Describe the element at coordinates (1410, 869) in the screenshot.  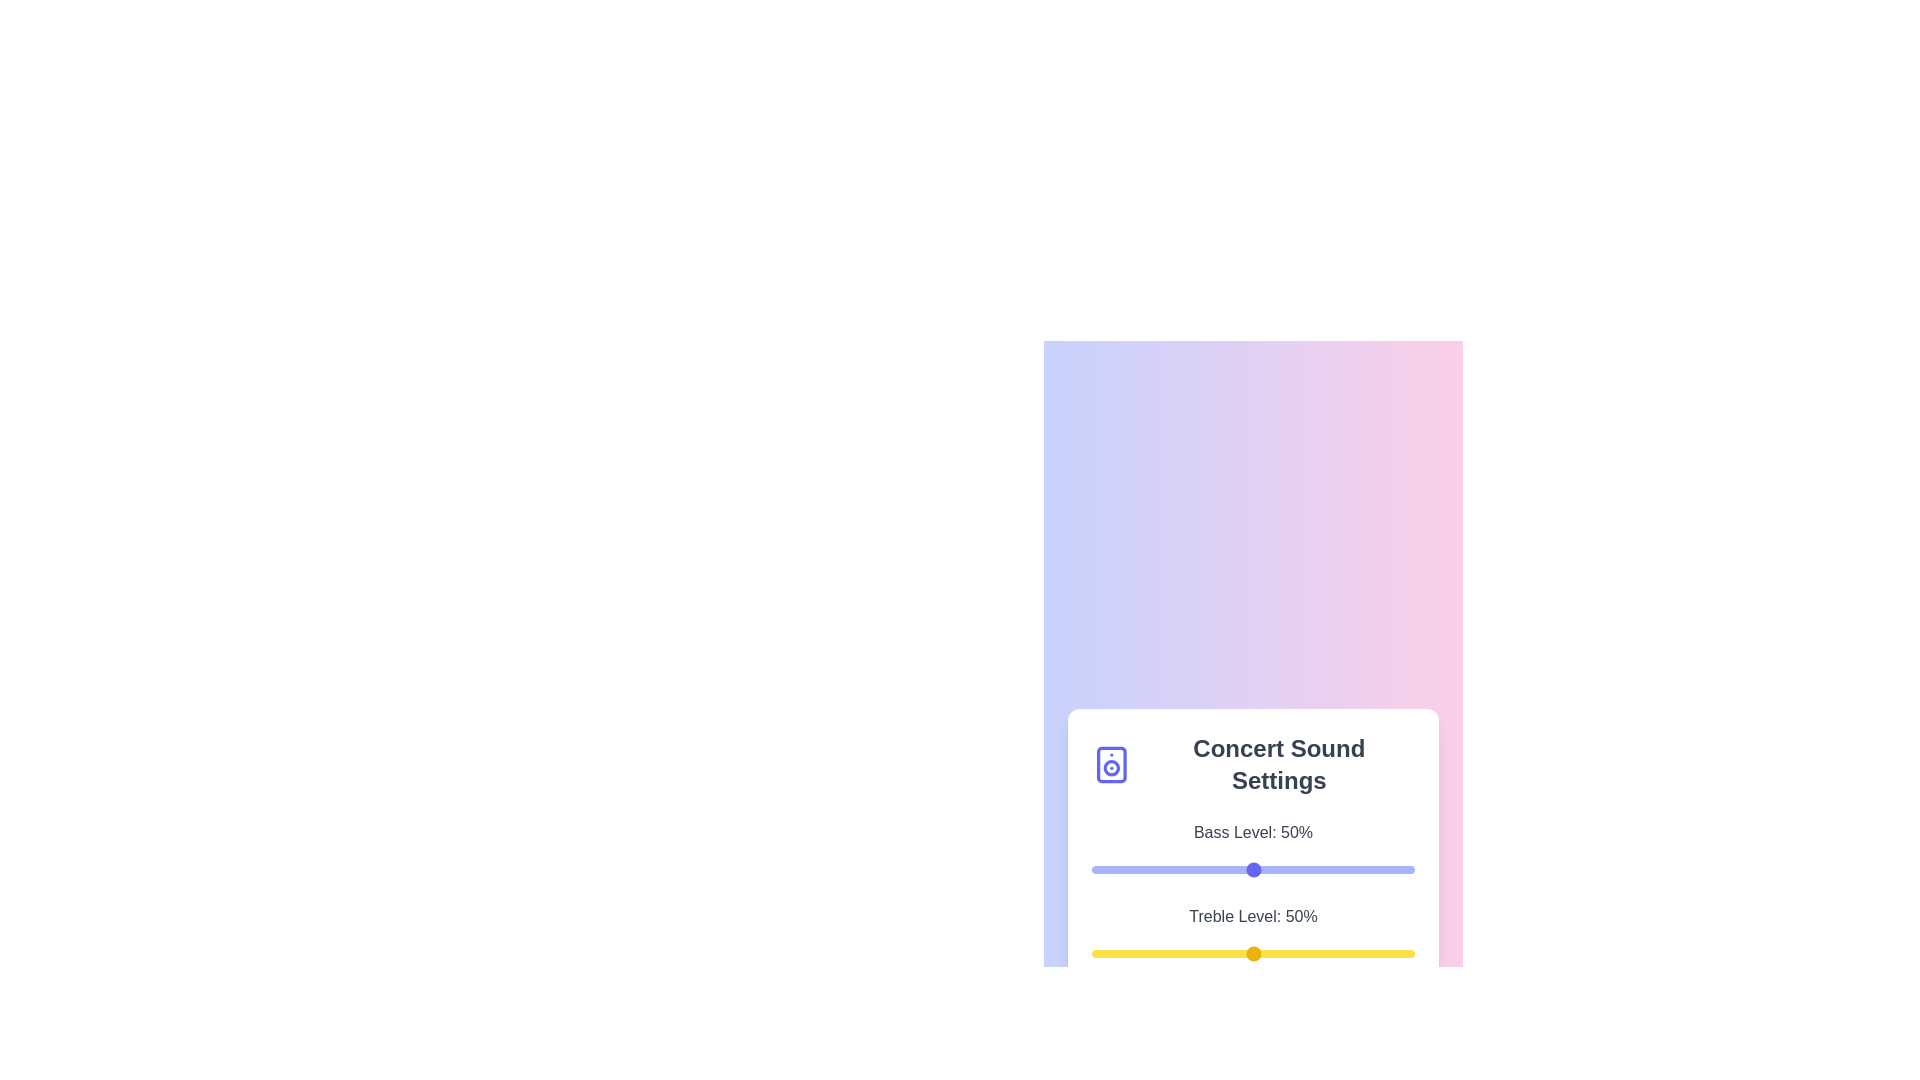
I see `the bass level slider to 99%` at that location.